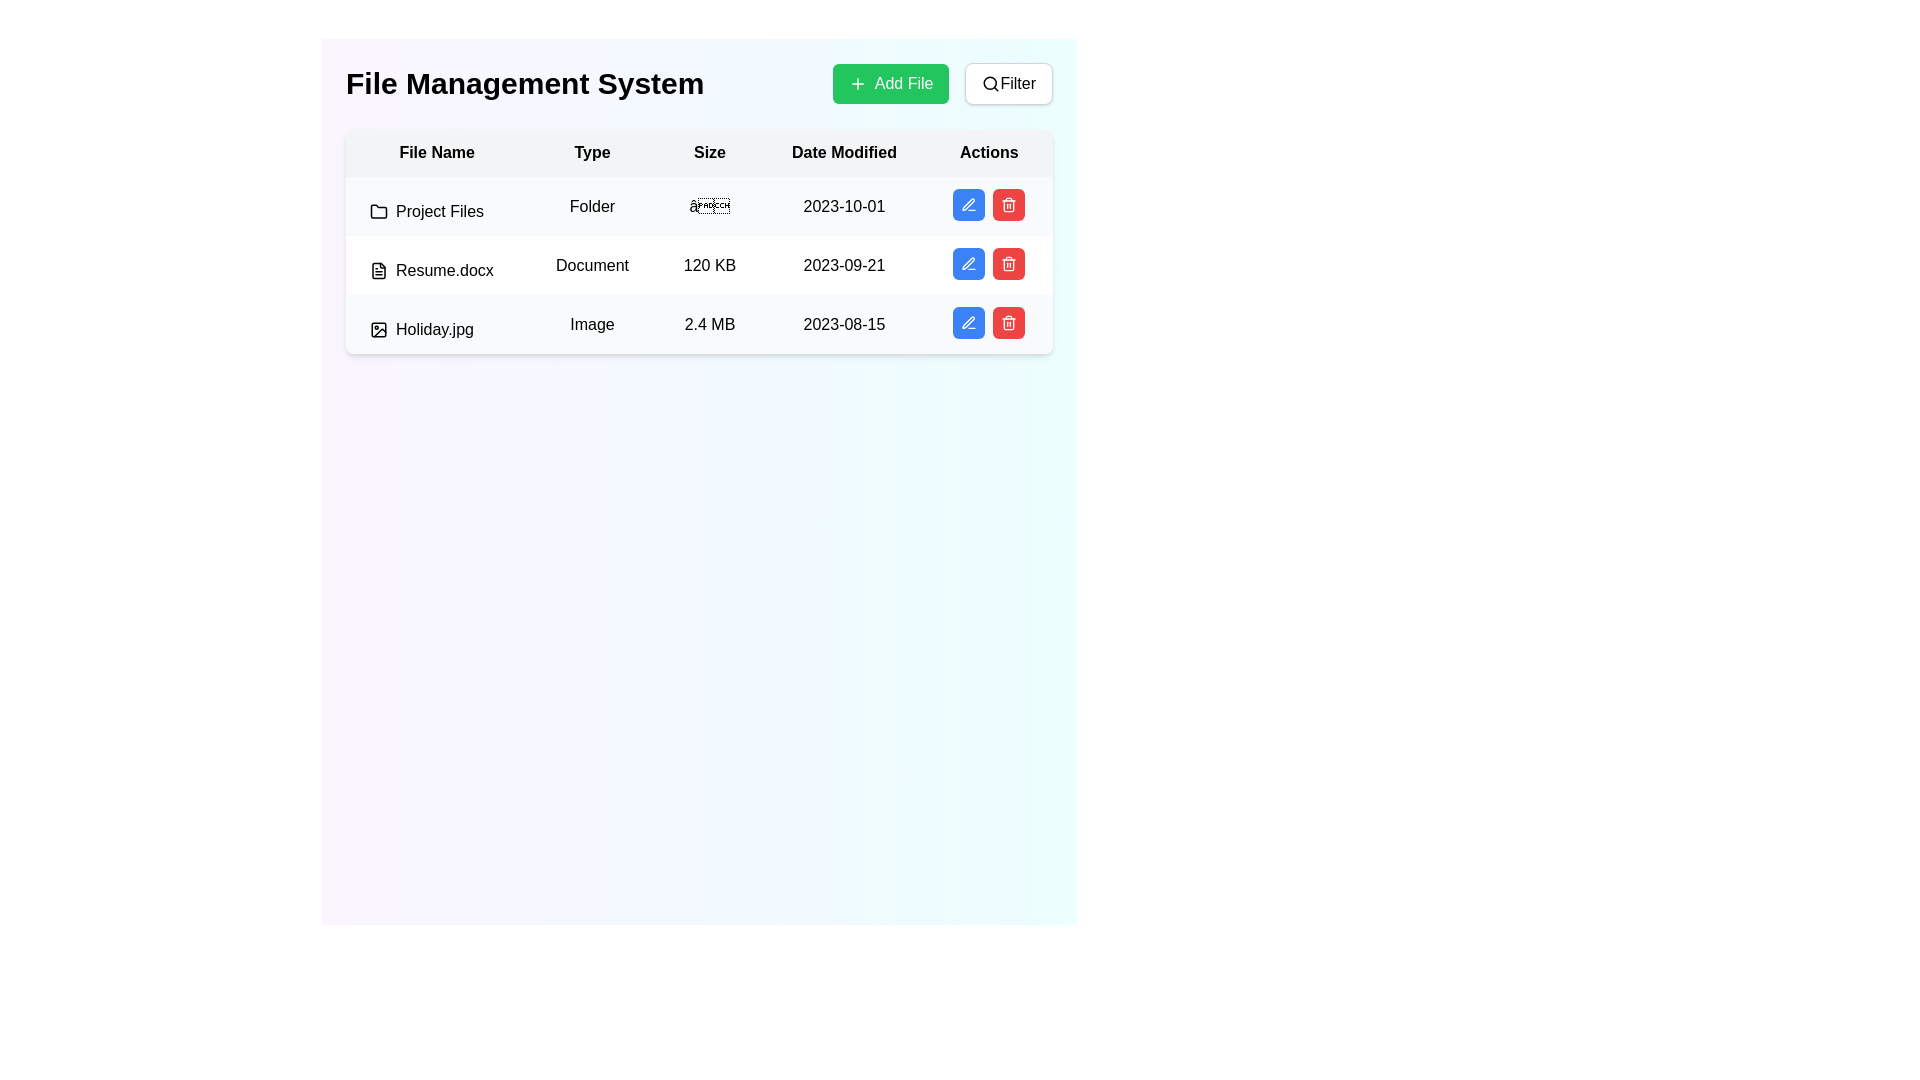 Image resolution: width=1920 pixels, height=1080 pixels. Describe the element at coordinates (991, 83) in the screenshot. I see `the 'Filter' button which contains the magnifying glass icon used for search functionality, located in the top-right corner of the interface` at that location.